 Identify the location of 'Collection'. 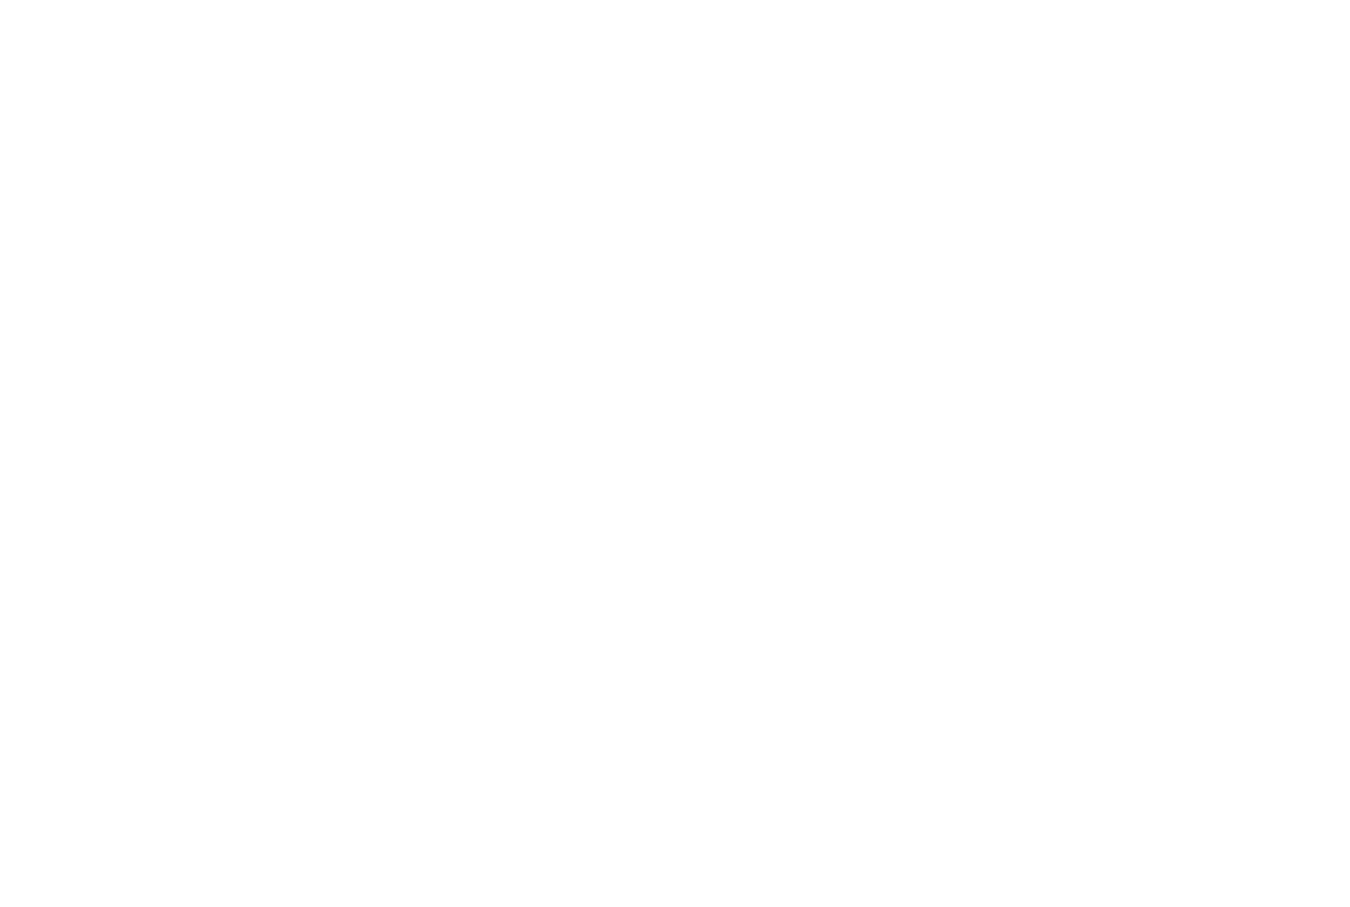
(539, 201).